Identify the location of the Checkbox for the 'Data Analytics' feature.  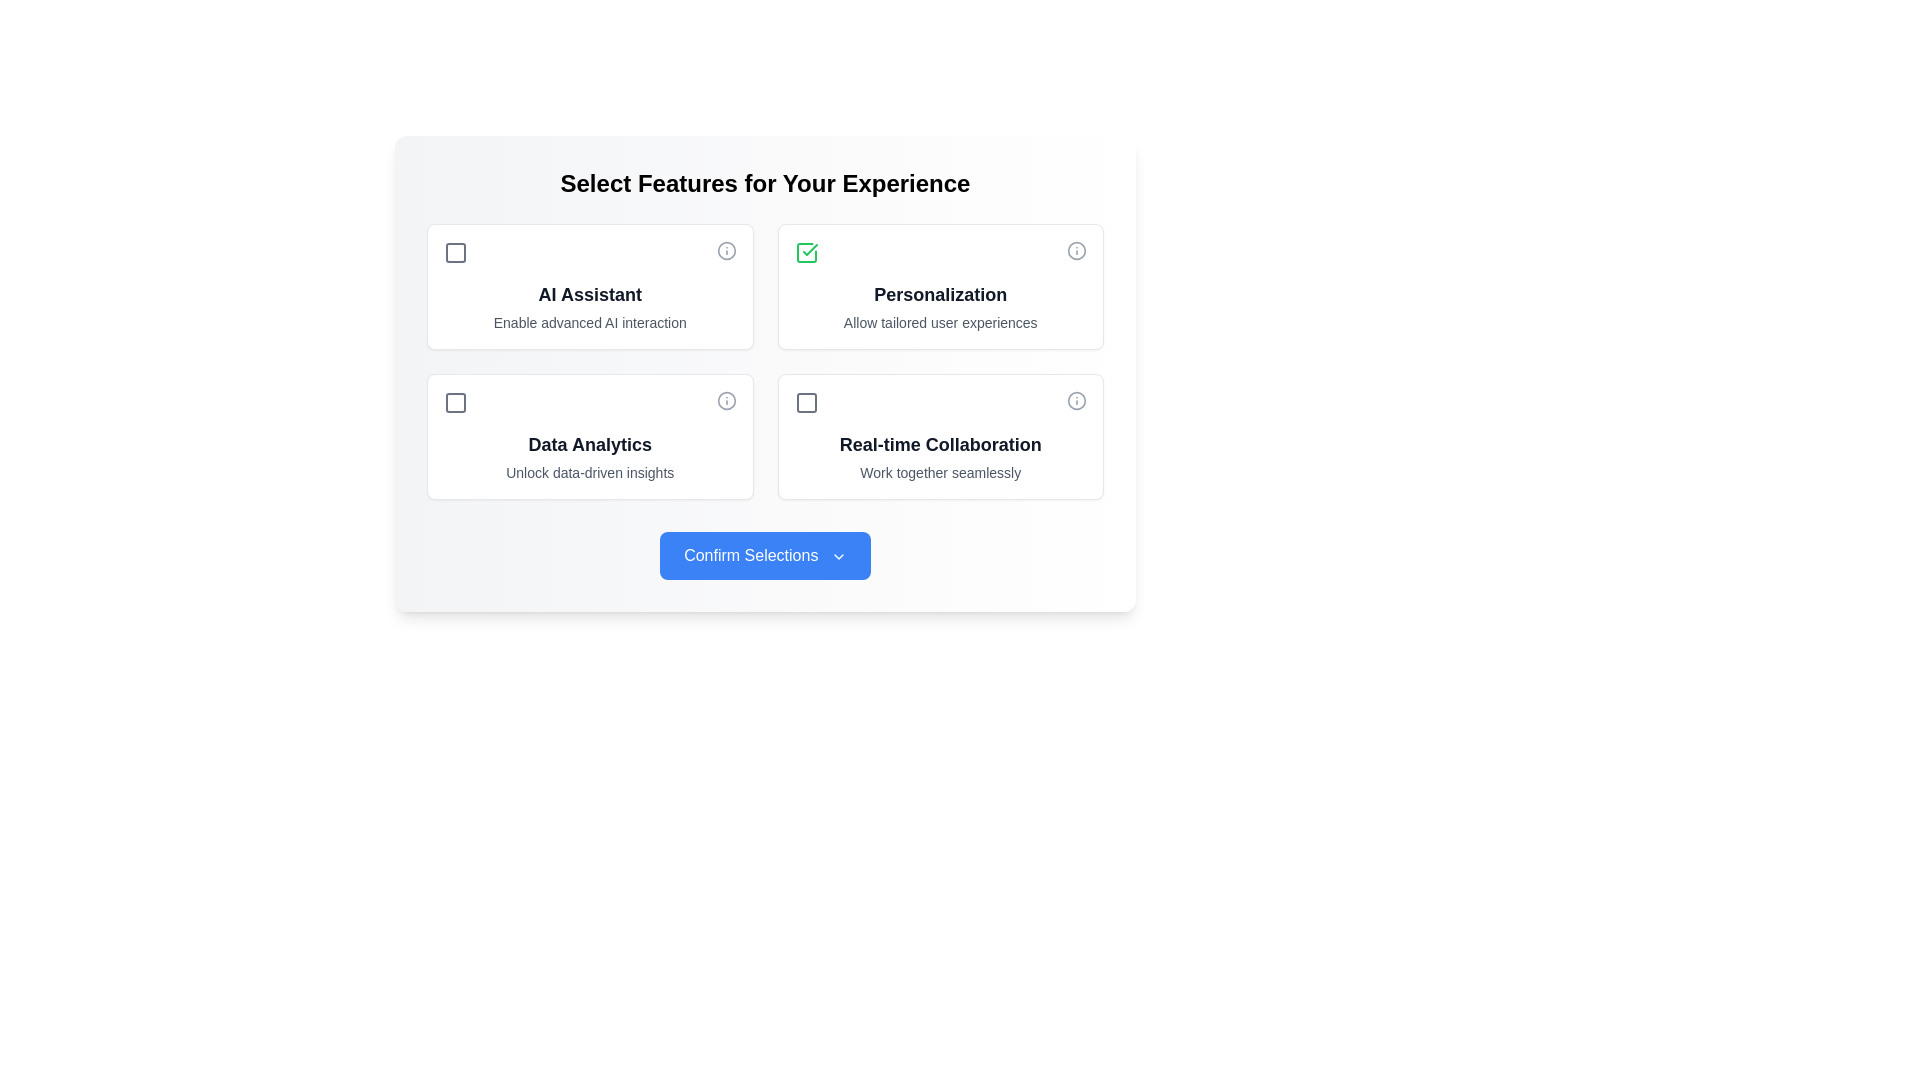
(455, 402).